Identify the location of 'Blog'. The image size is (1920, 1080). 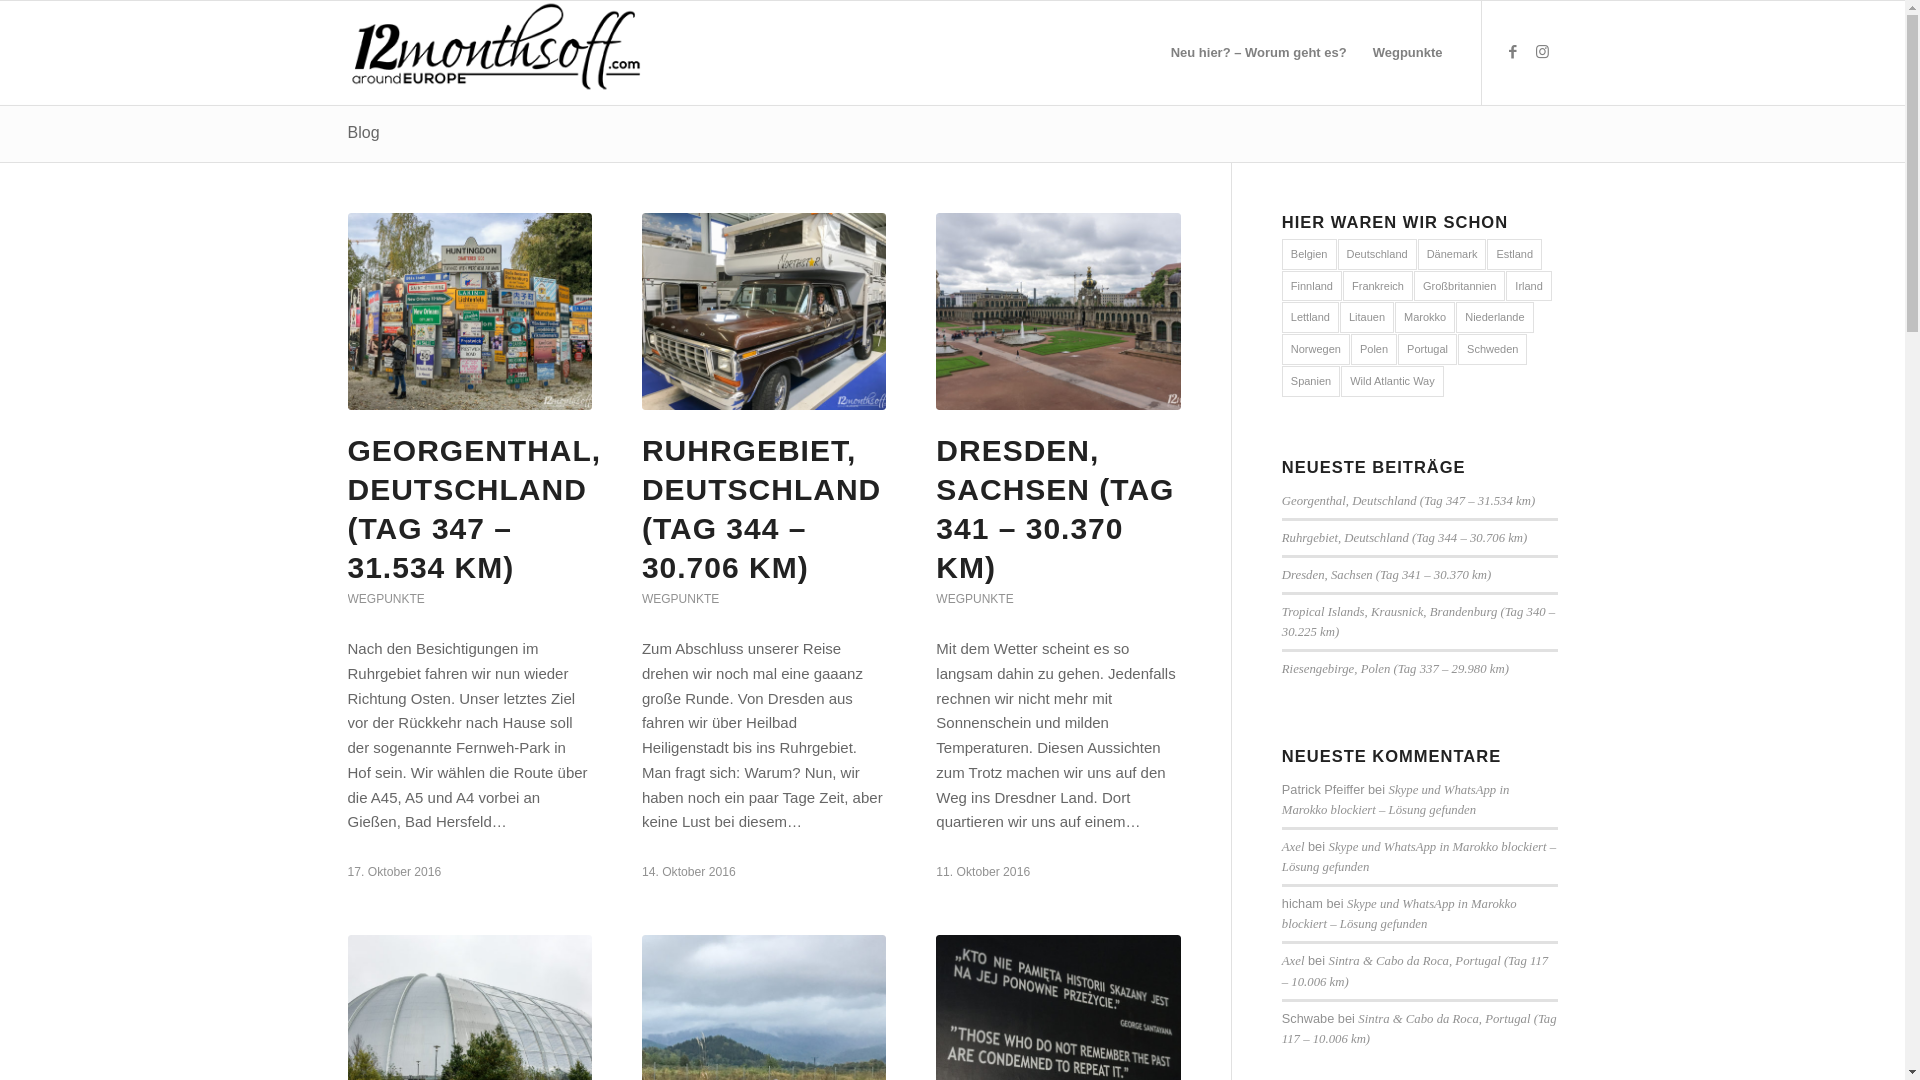
(364, 132).